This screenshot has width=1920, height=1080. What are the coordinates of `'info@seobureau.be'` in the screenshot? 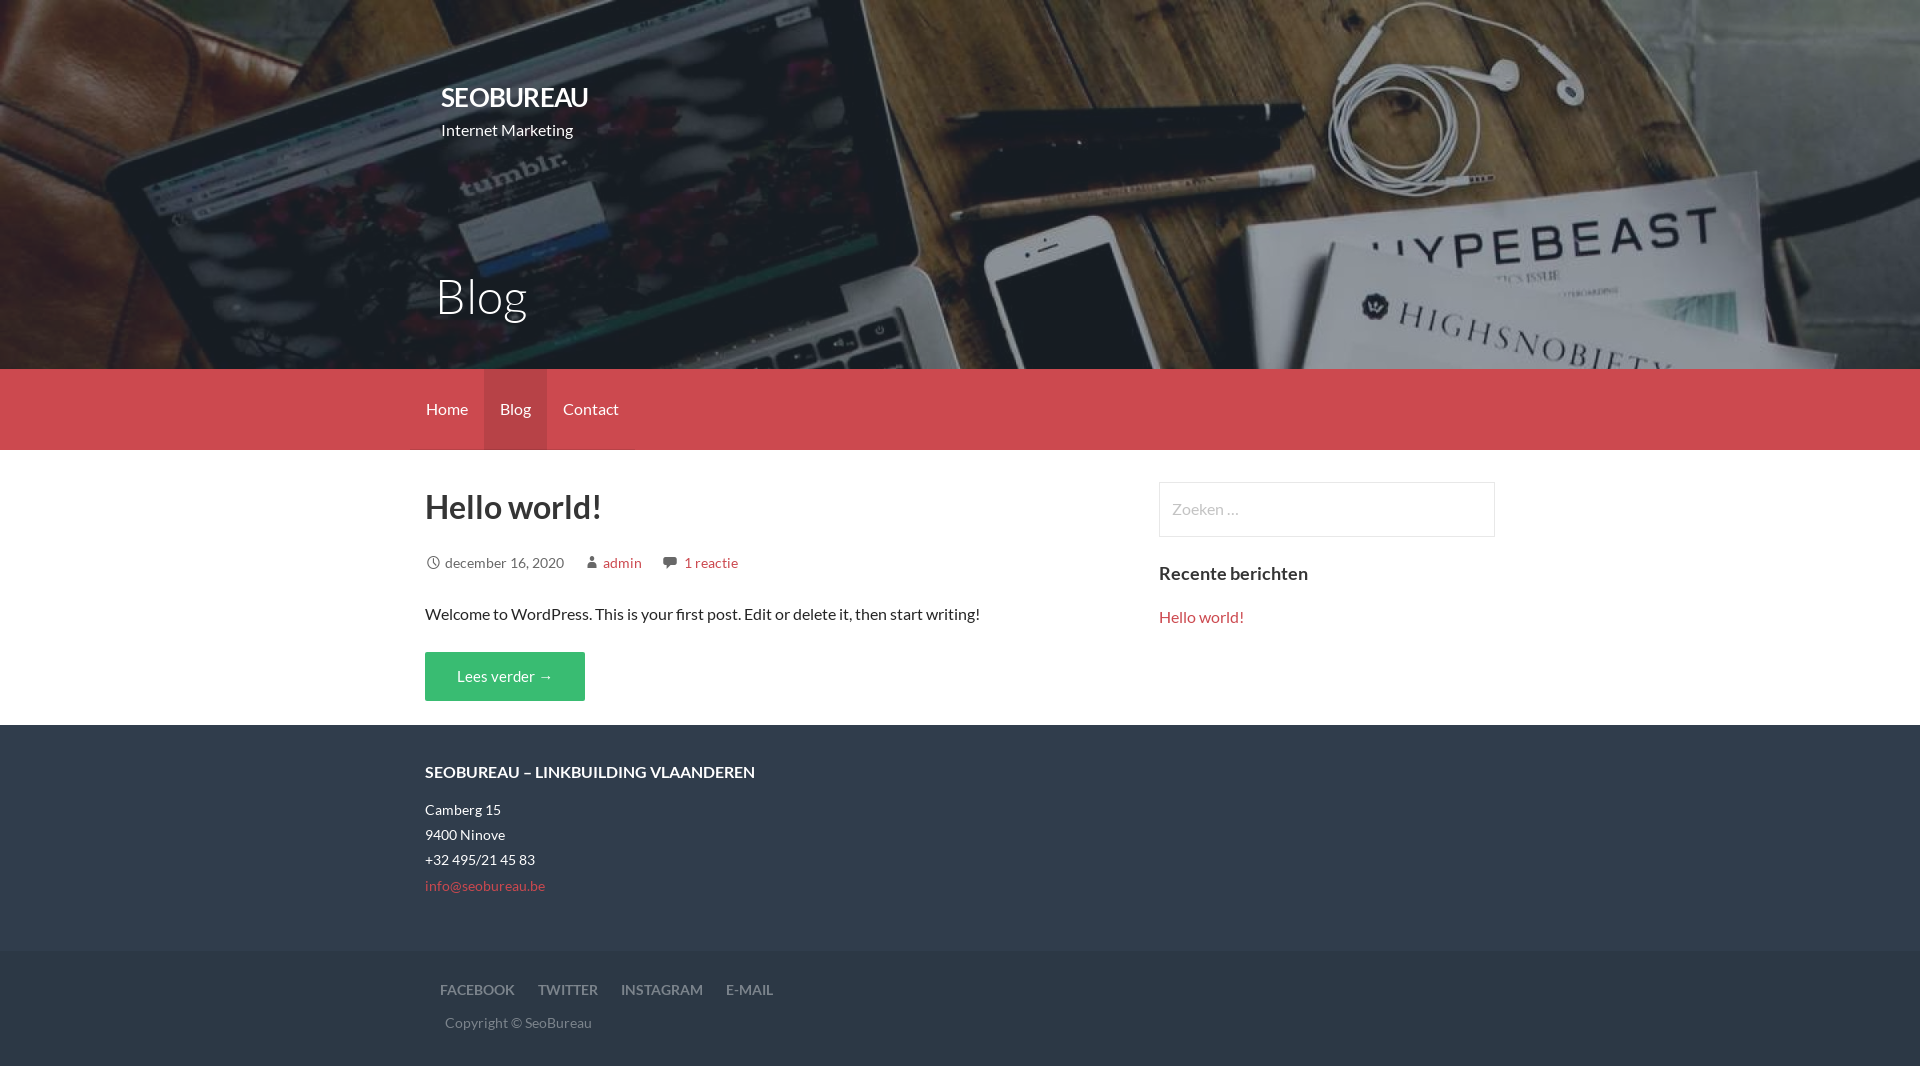 It's located at (424, 884).